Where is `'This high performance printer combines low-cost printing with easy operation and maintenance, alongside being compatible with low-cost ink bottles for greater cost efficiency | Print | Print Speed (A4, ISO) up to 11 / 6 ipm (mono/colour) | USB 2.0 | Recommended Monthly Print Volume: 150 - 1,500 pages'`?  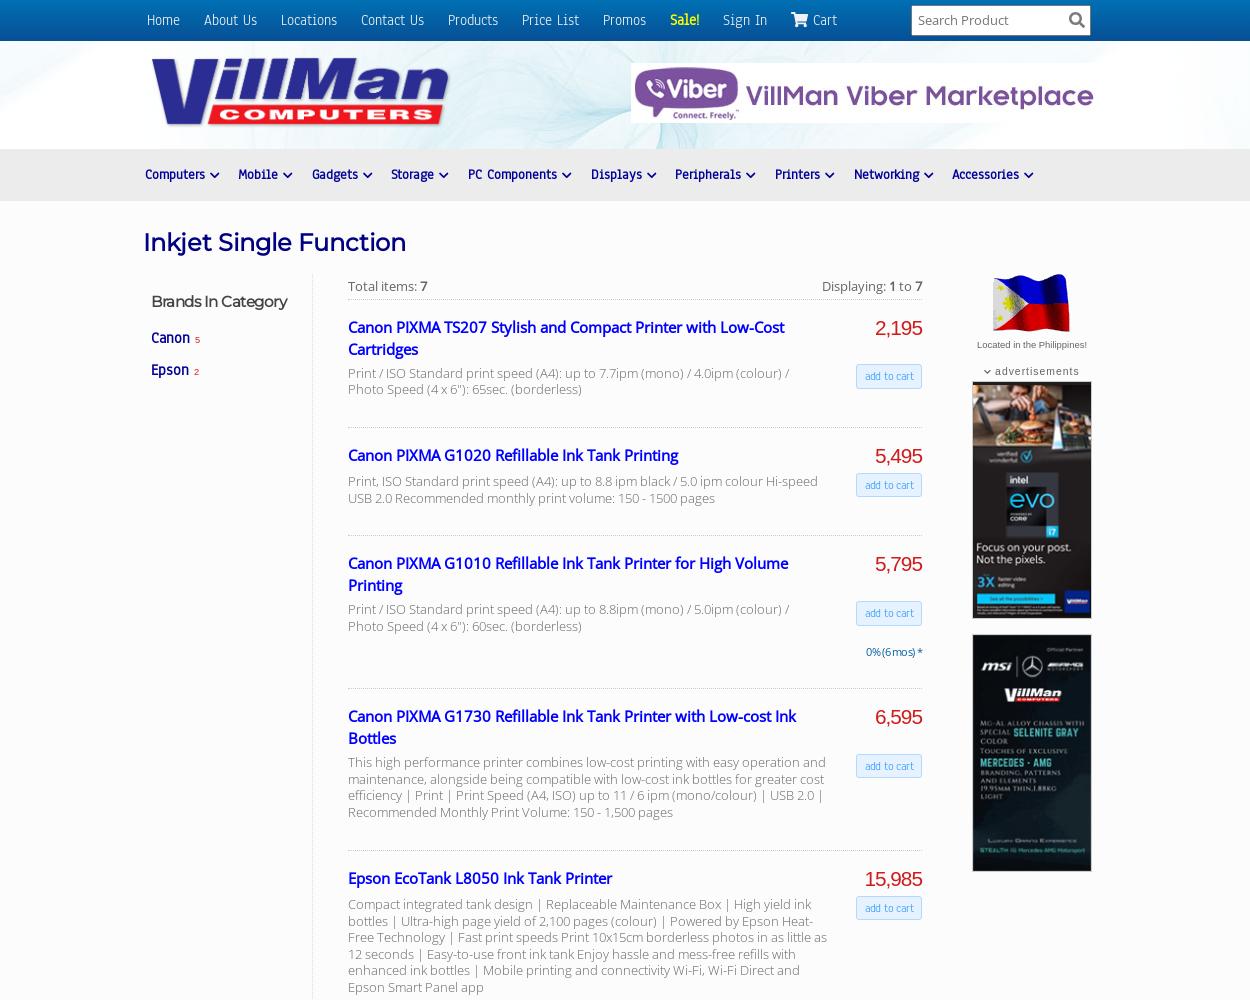 'This high performance printer combines low-cost printing with easy operation and maintenance, alongside being compatible with low-cost ink bottles for greater cost efficiency | Print | Print Speed (A4, ISO) up to 11 / 6 ipm (mono/colour) | USB 2.0 | Recommended Monthly Print Volume: 150 - 1,500 pages' is located at coordinates (347, 786).